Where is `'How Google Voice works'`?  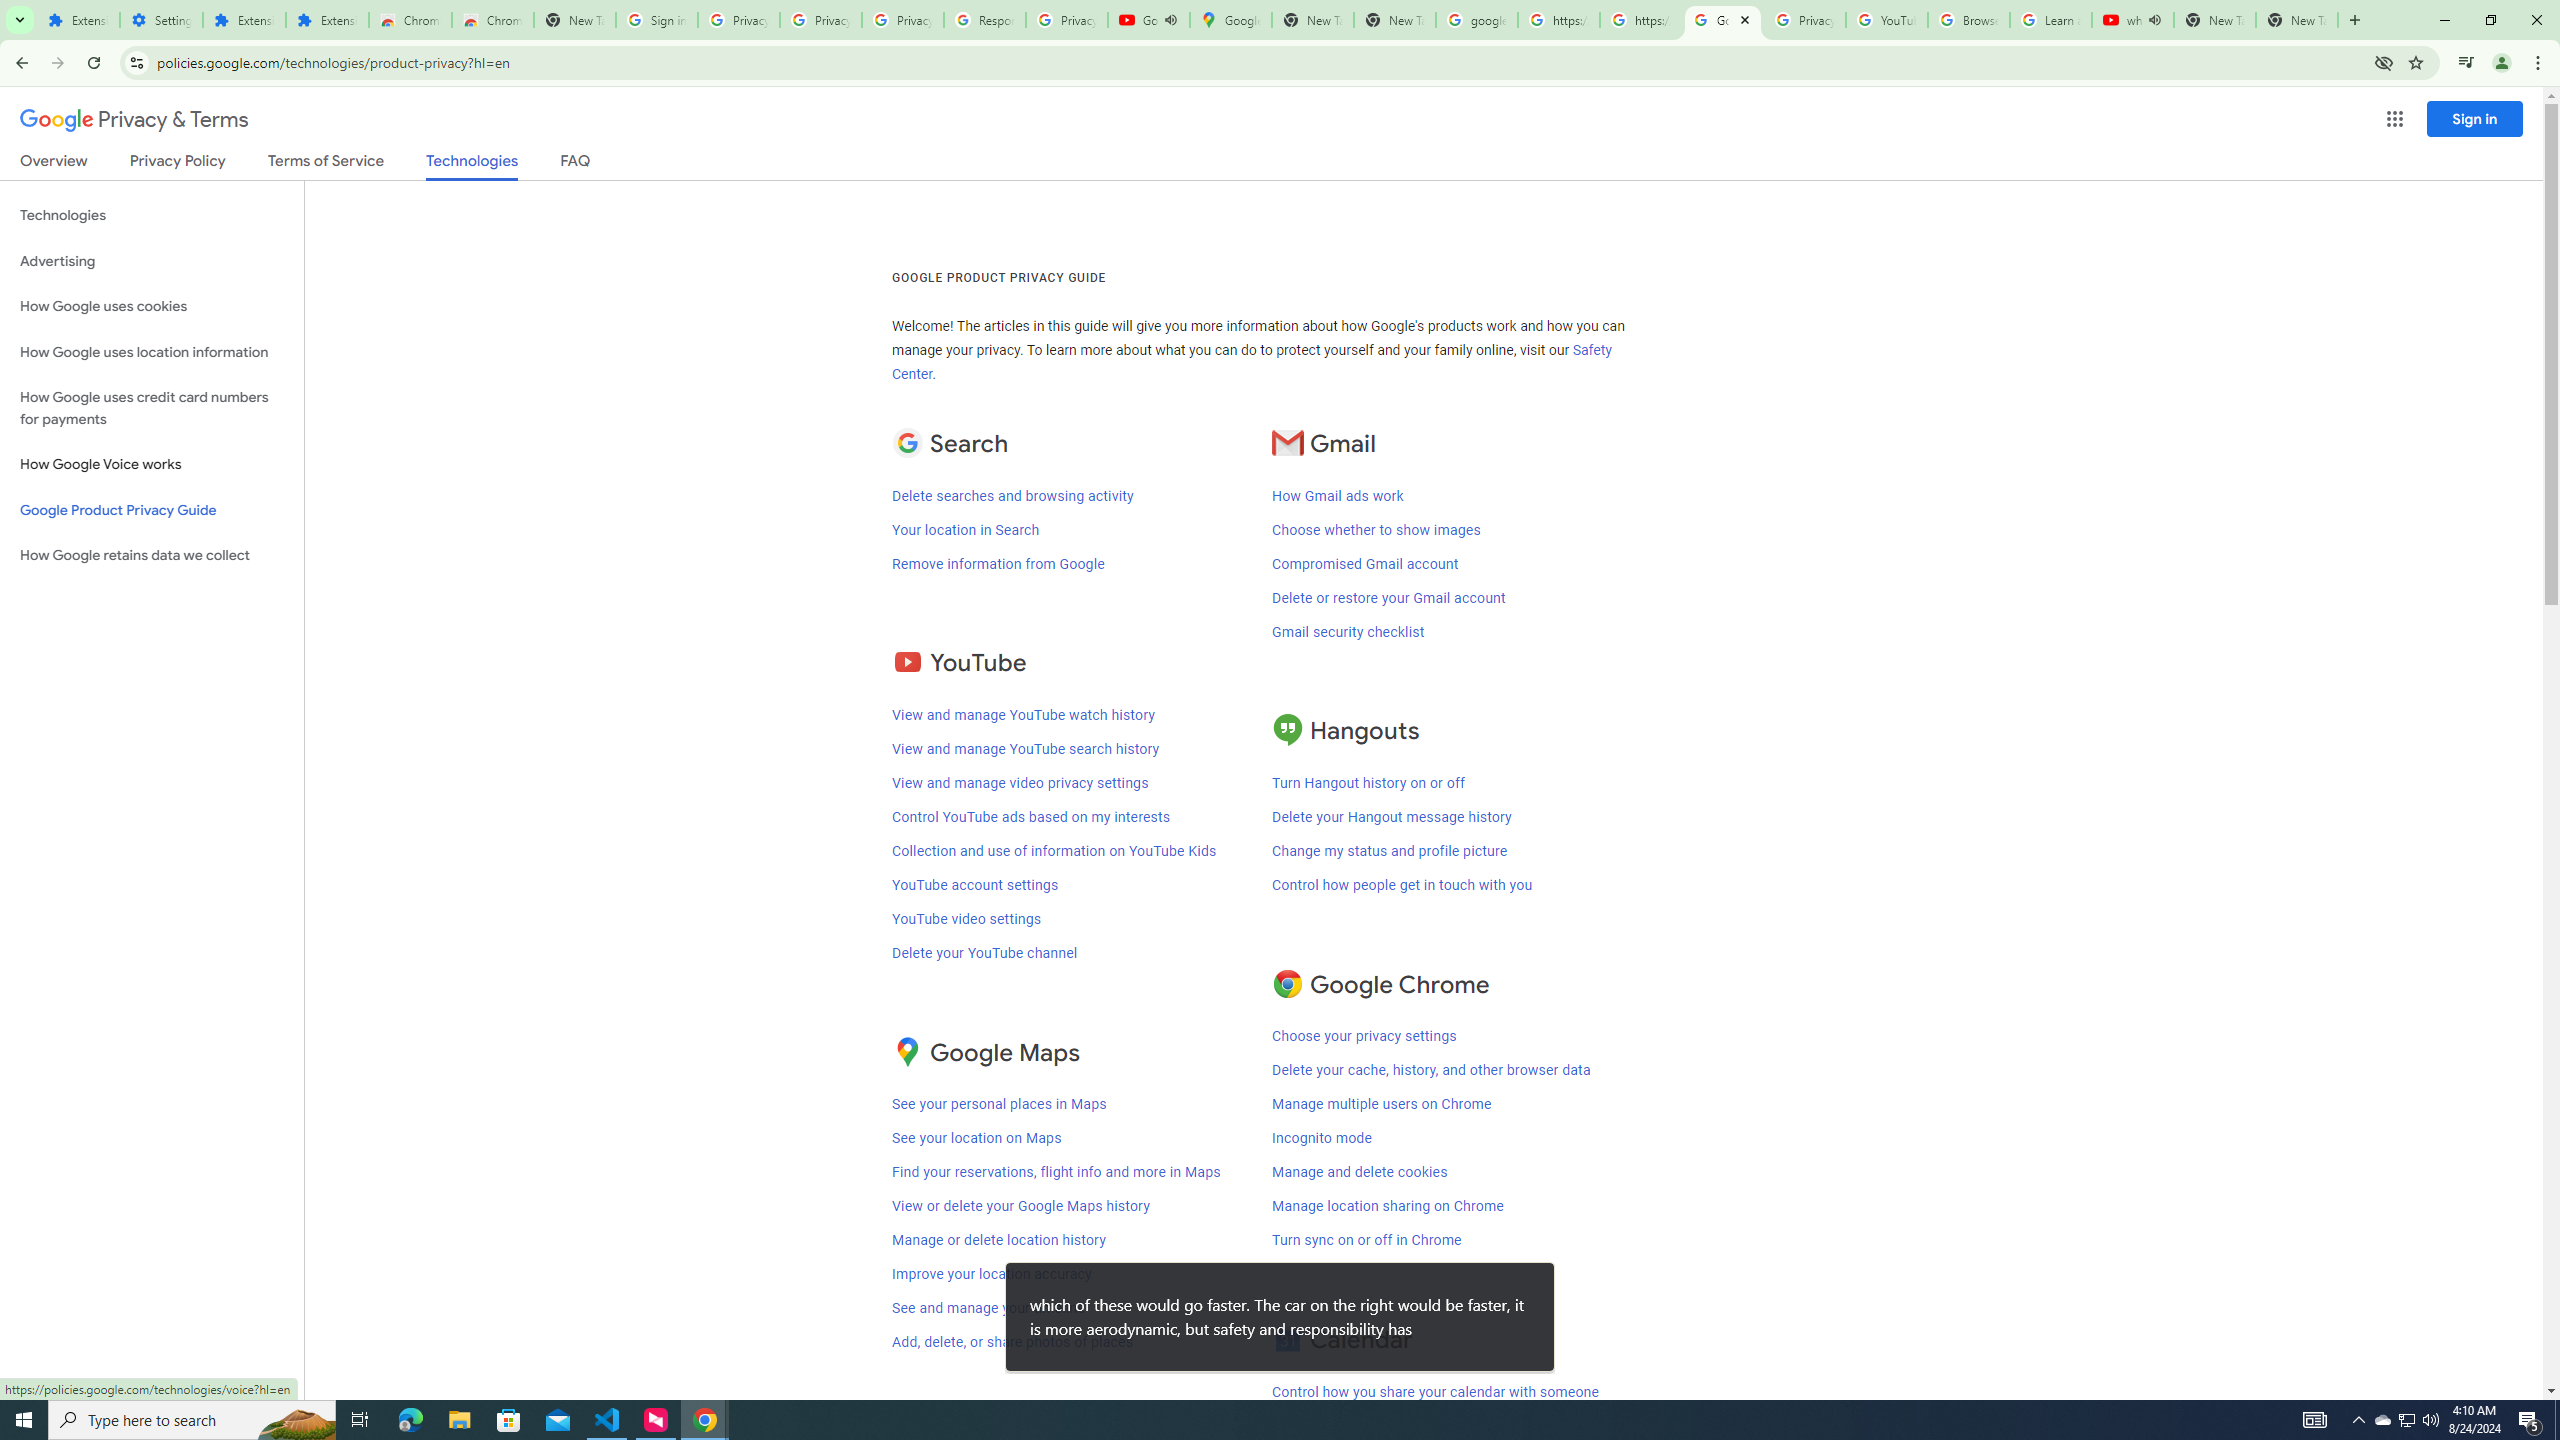
'How Google Voice works' is located at coordinates (151, 464).